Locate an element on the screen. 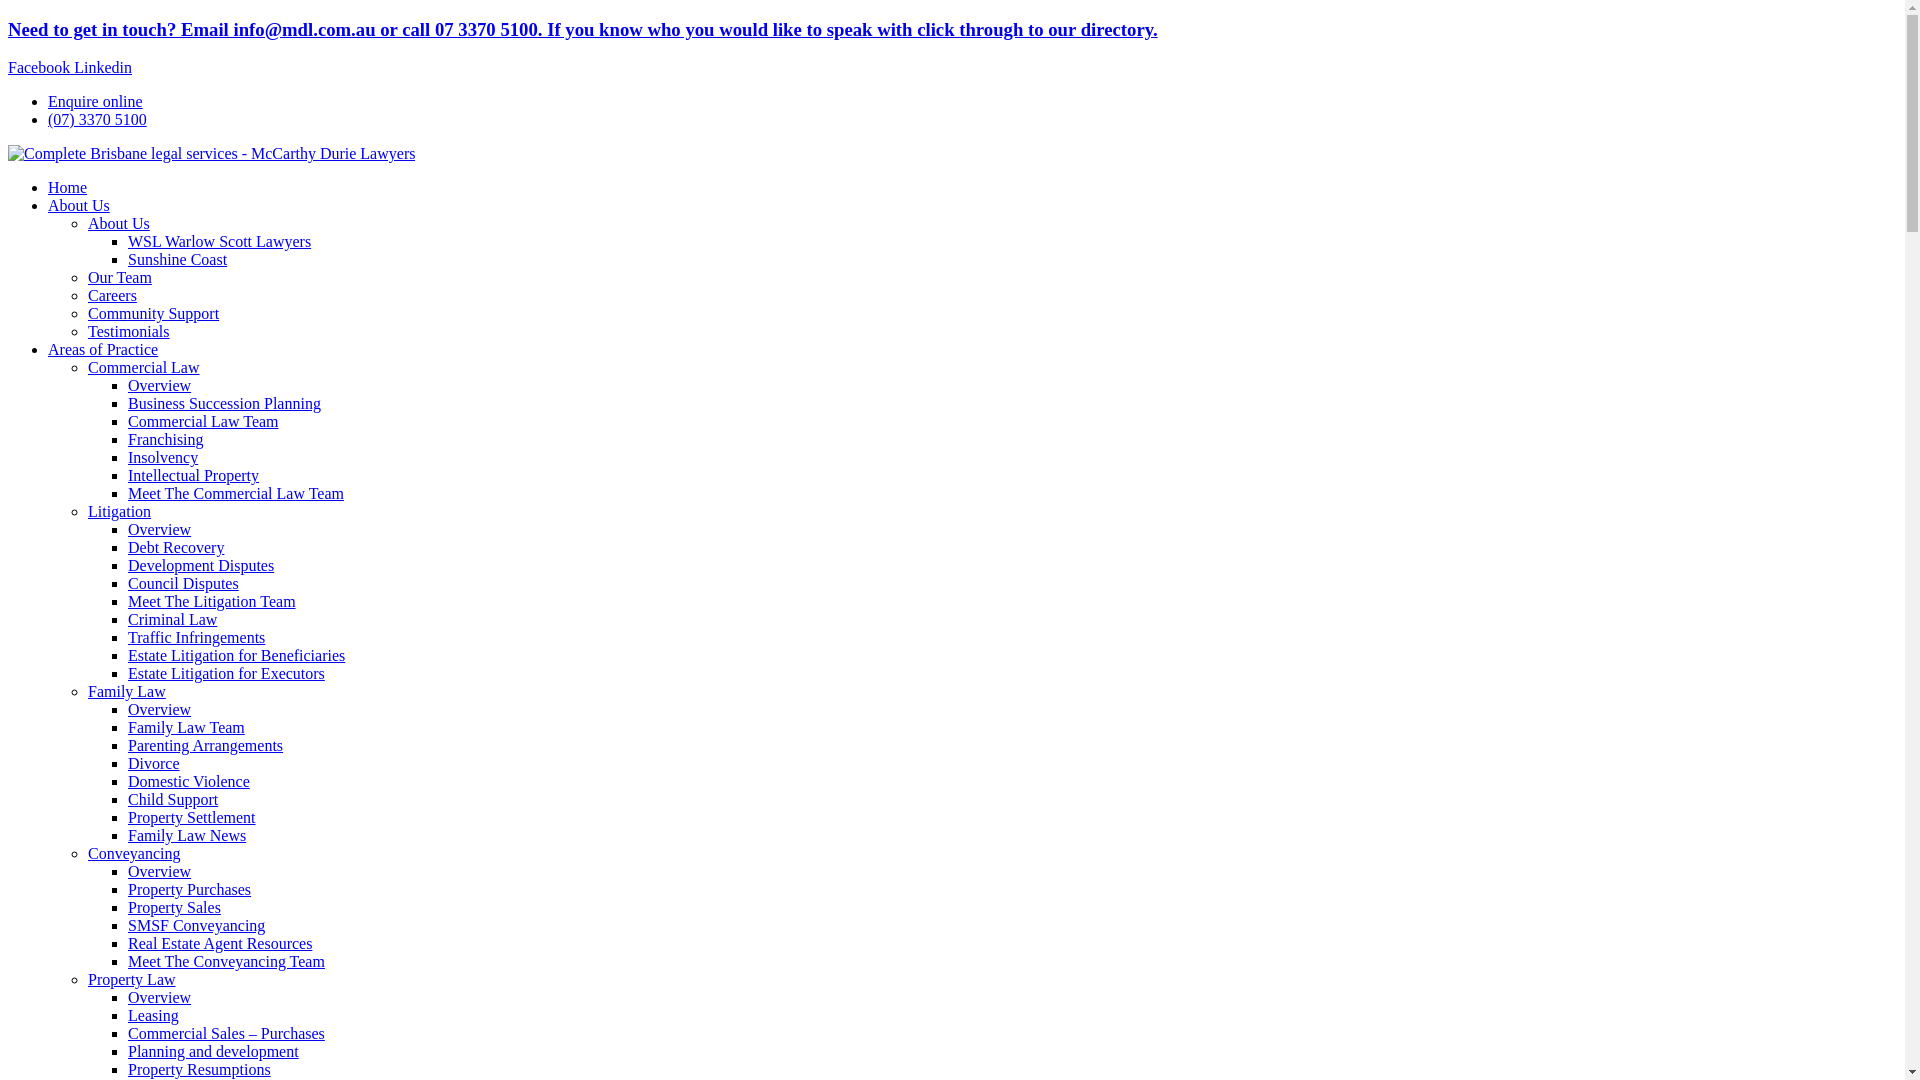 Image resolution: width=1920 pixels, height=1080 pixels. 'Property Purchases' is located at coordinates (189, 888).